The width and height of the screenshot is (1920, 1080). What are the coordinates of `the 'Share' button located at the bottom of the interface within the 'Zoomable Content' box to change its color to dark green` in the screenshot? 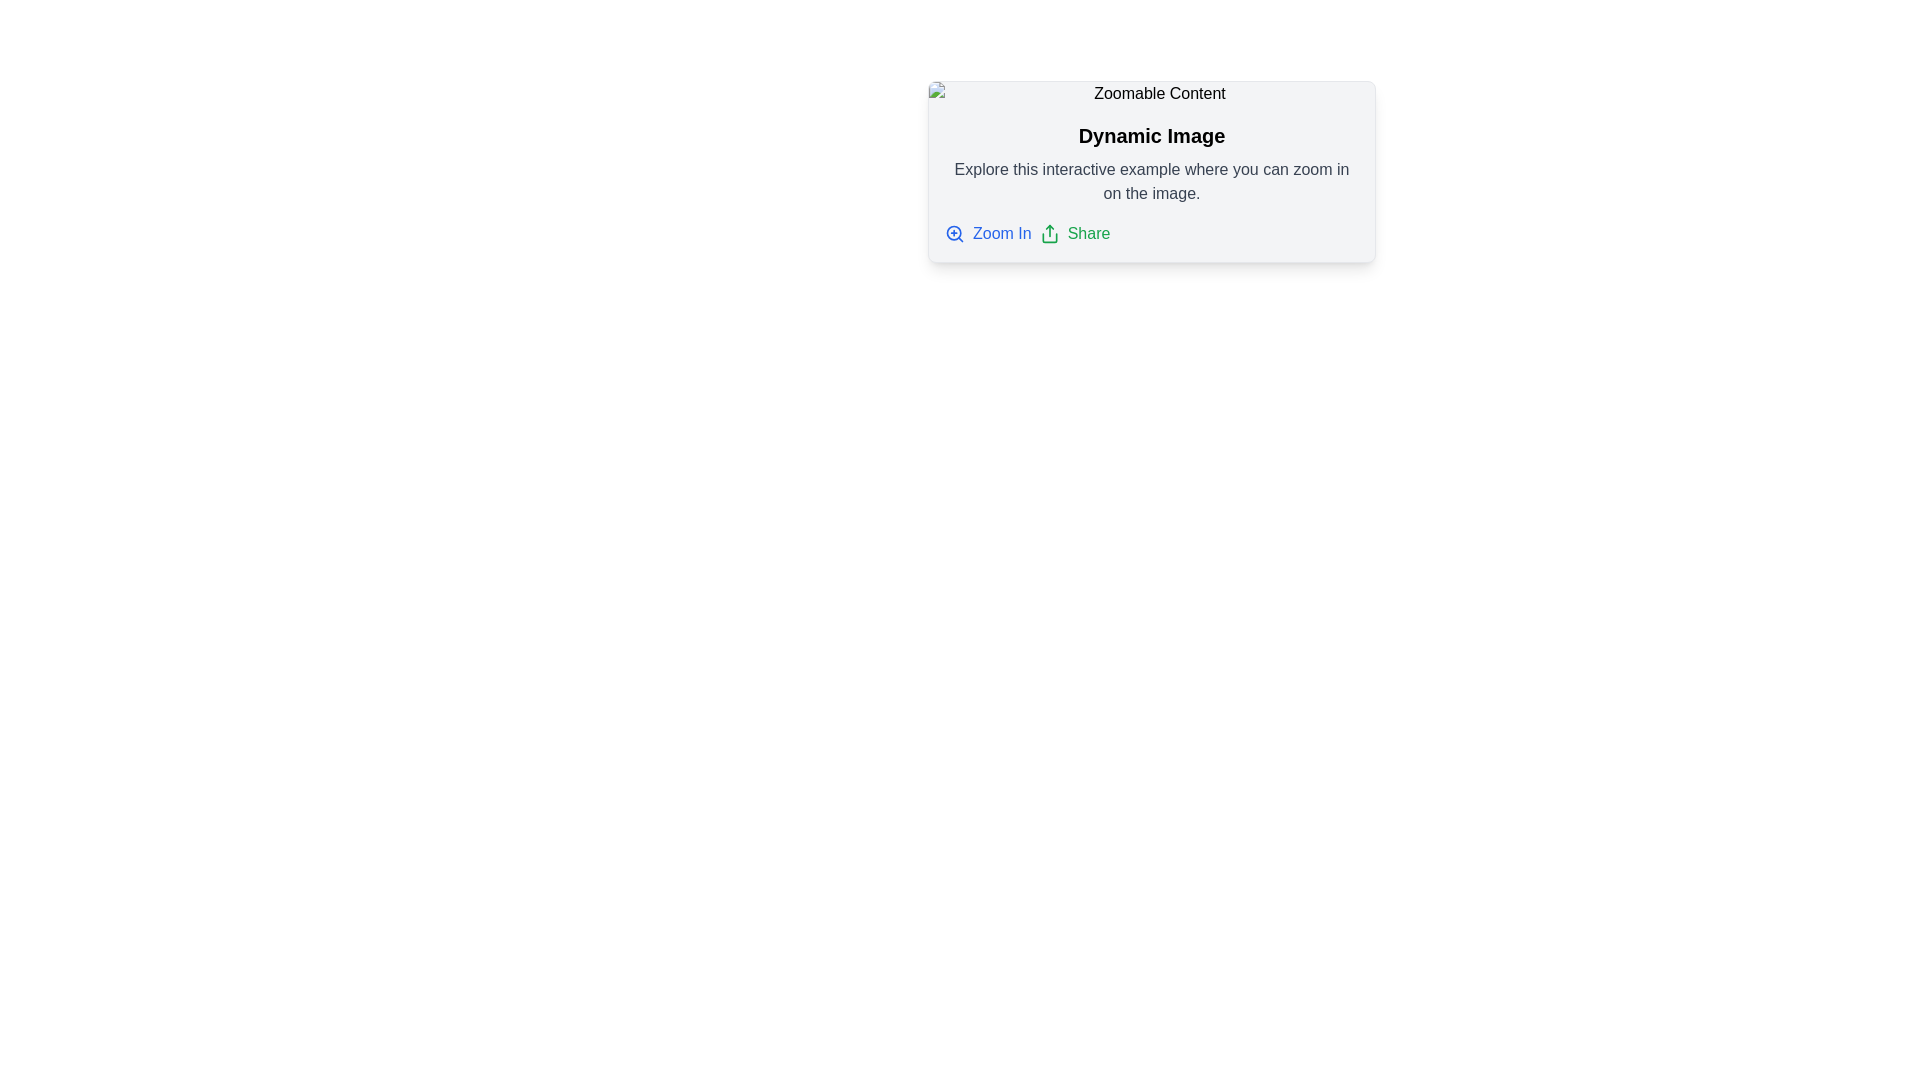 It's located at (1074, 233).